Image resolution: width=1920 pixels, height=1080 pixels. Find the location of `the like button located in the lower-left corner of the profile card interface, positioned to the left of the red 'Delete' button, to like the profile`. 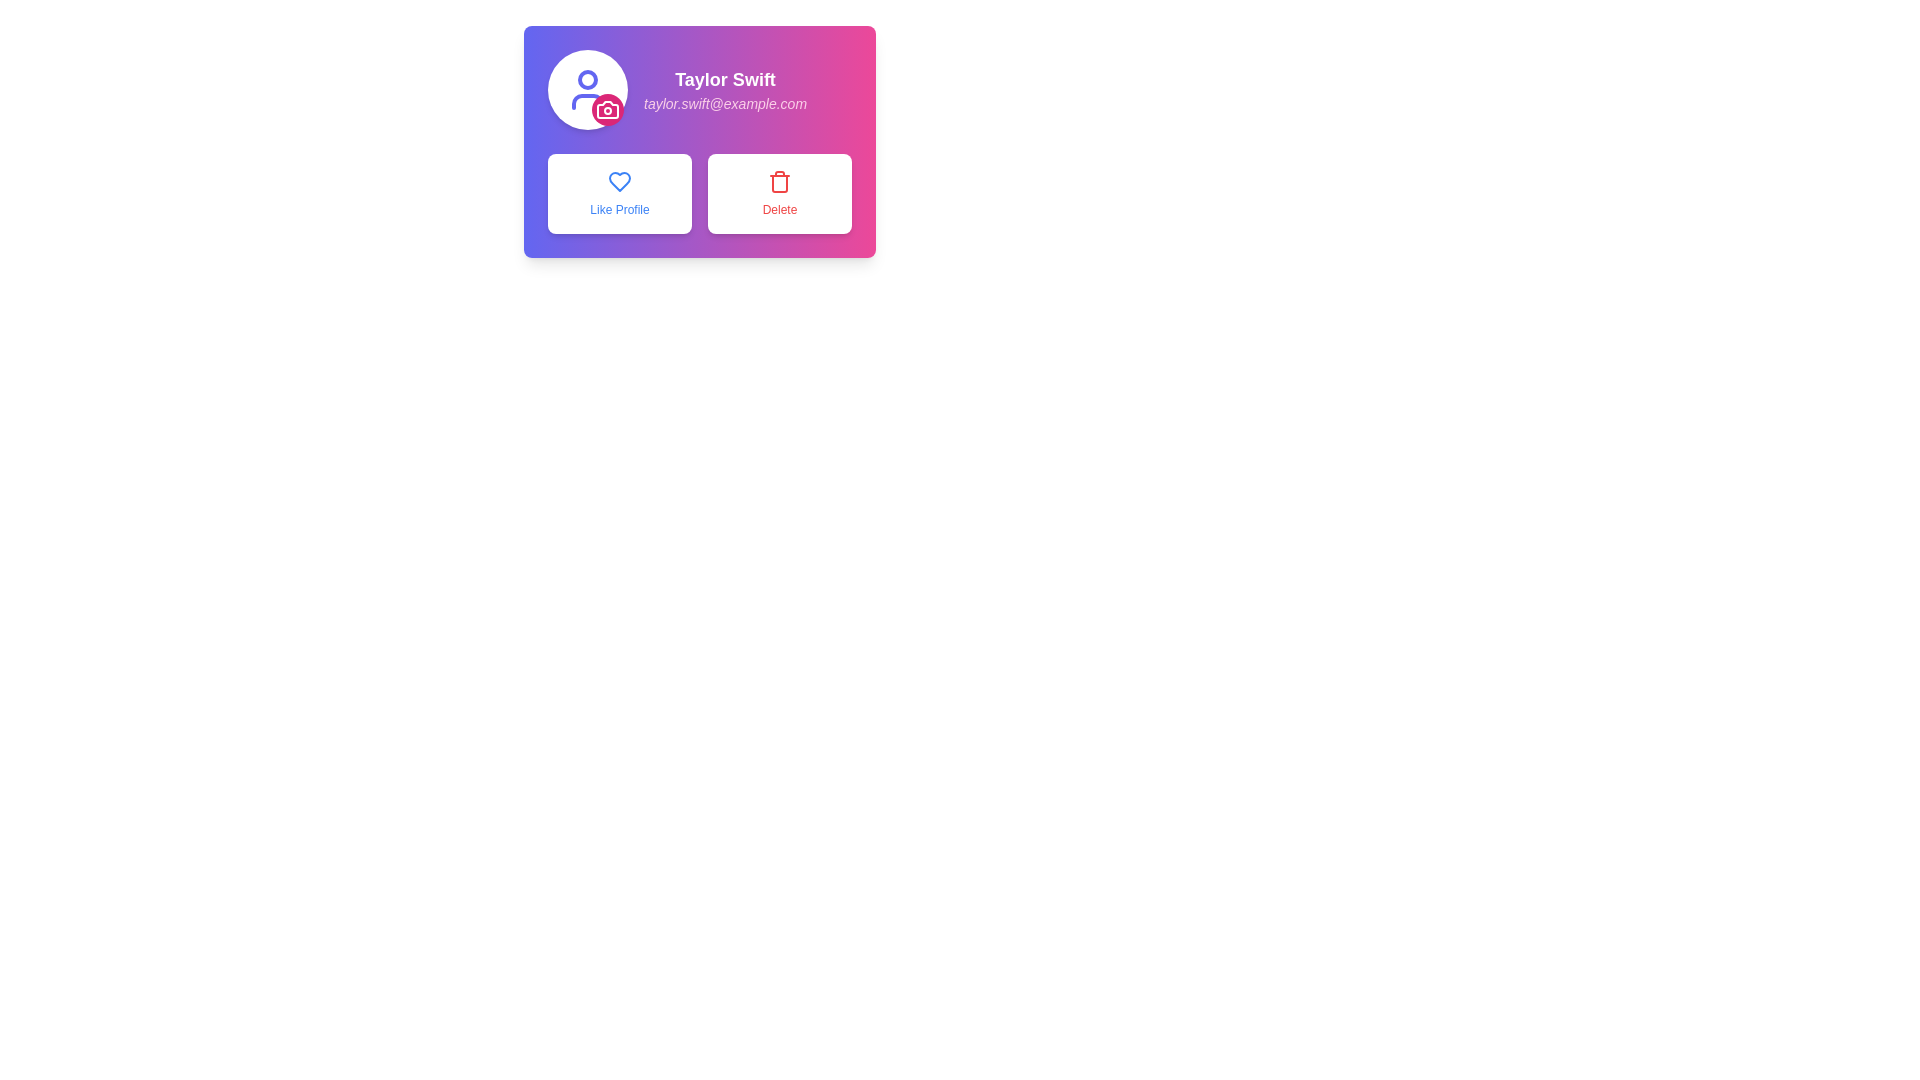

the like button located in the lower-left corner of the profile card interface, positioned to the left of the red 'Delete' button, to like the profile is located at coordinates (618, 193).